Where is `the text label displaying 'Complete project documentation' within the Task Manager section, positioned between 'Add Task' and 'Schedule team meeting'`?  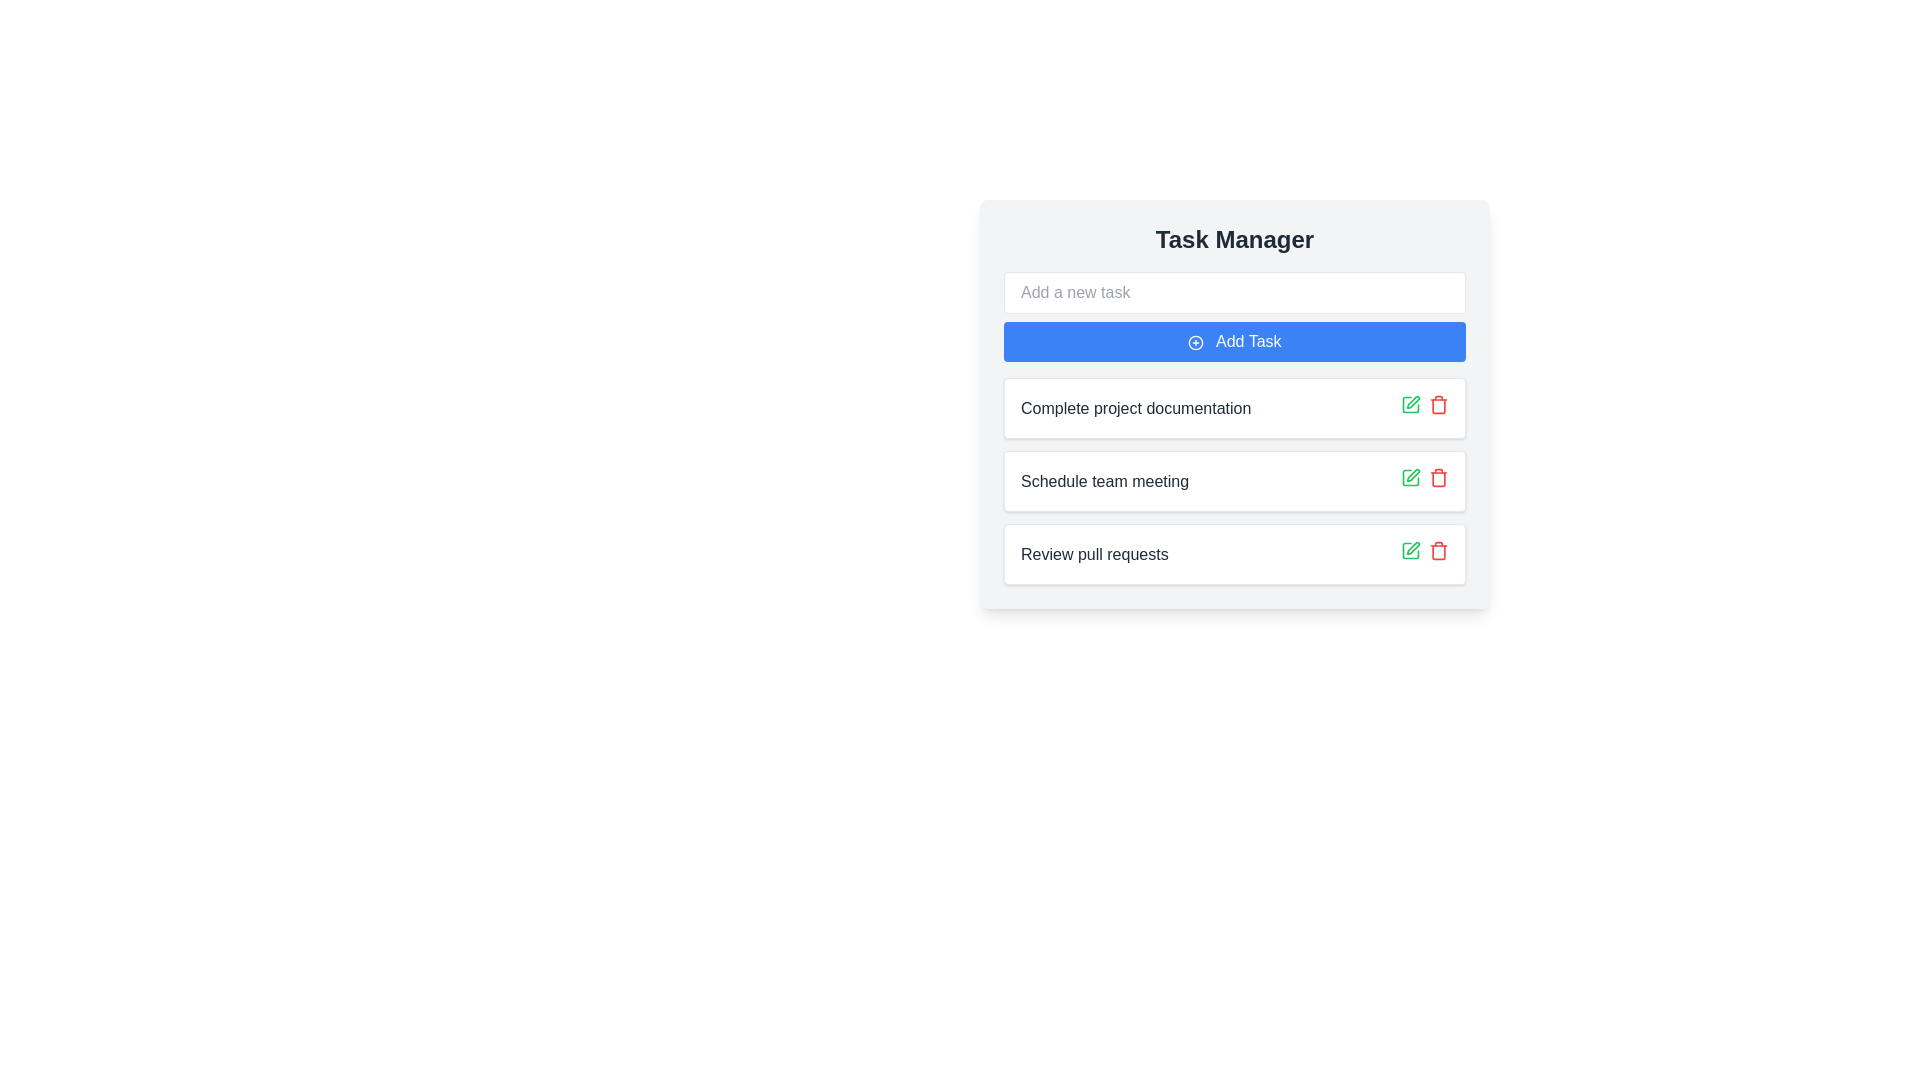
the text label displaying 'Complete project documentation' within the Task Manager section, positioned between 'Add Task' and 'Schedule team meeting' is located at coordinates (1136, 407).